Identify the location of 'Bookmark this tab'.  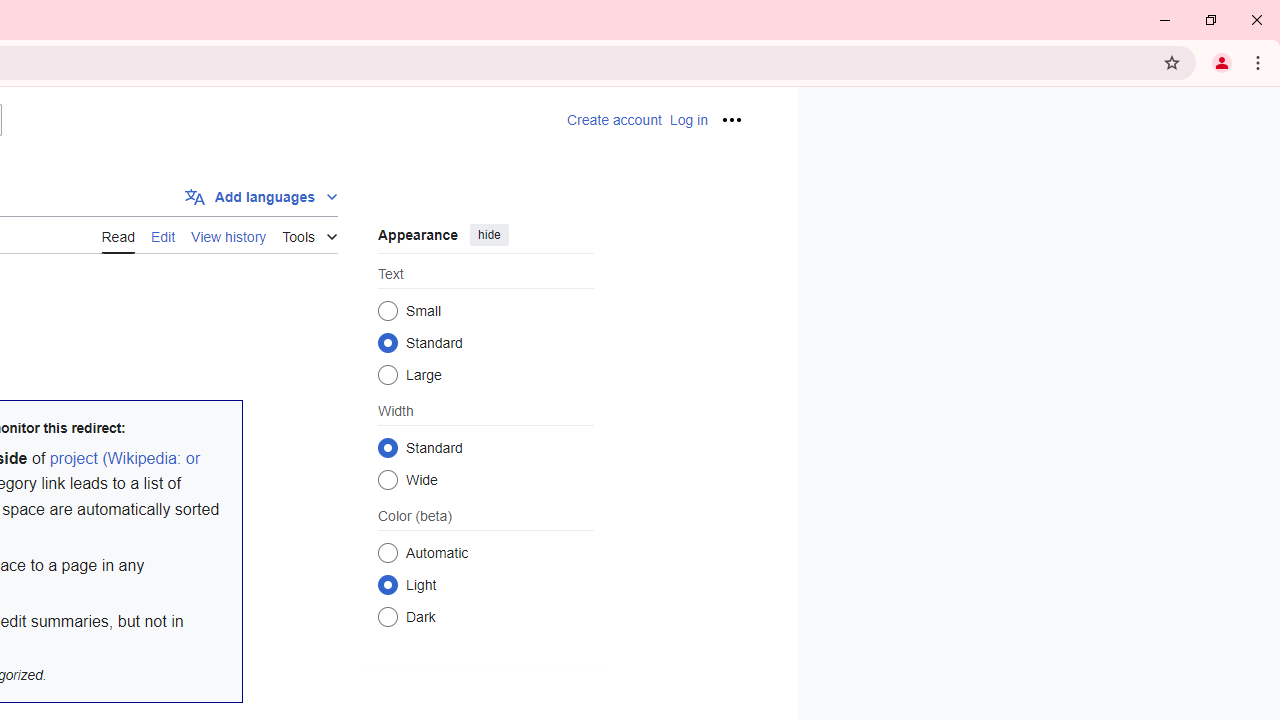
(1171, 61).